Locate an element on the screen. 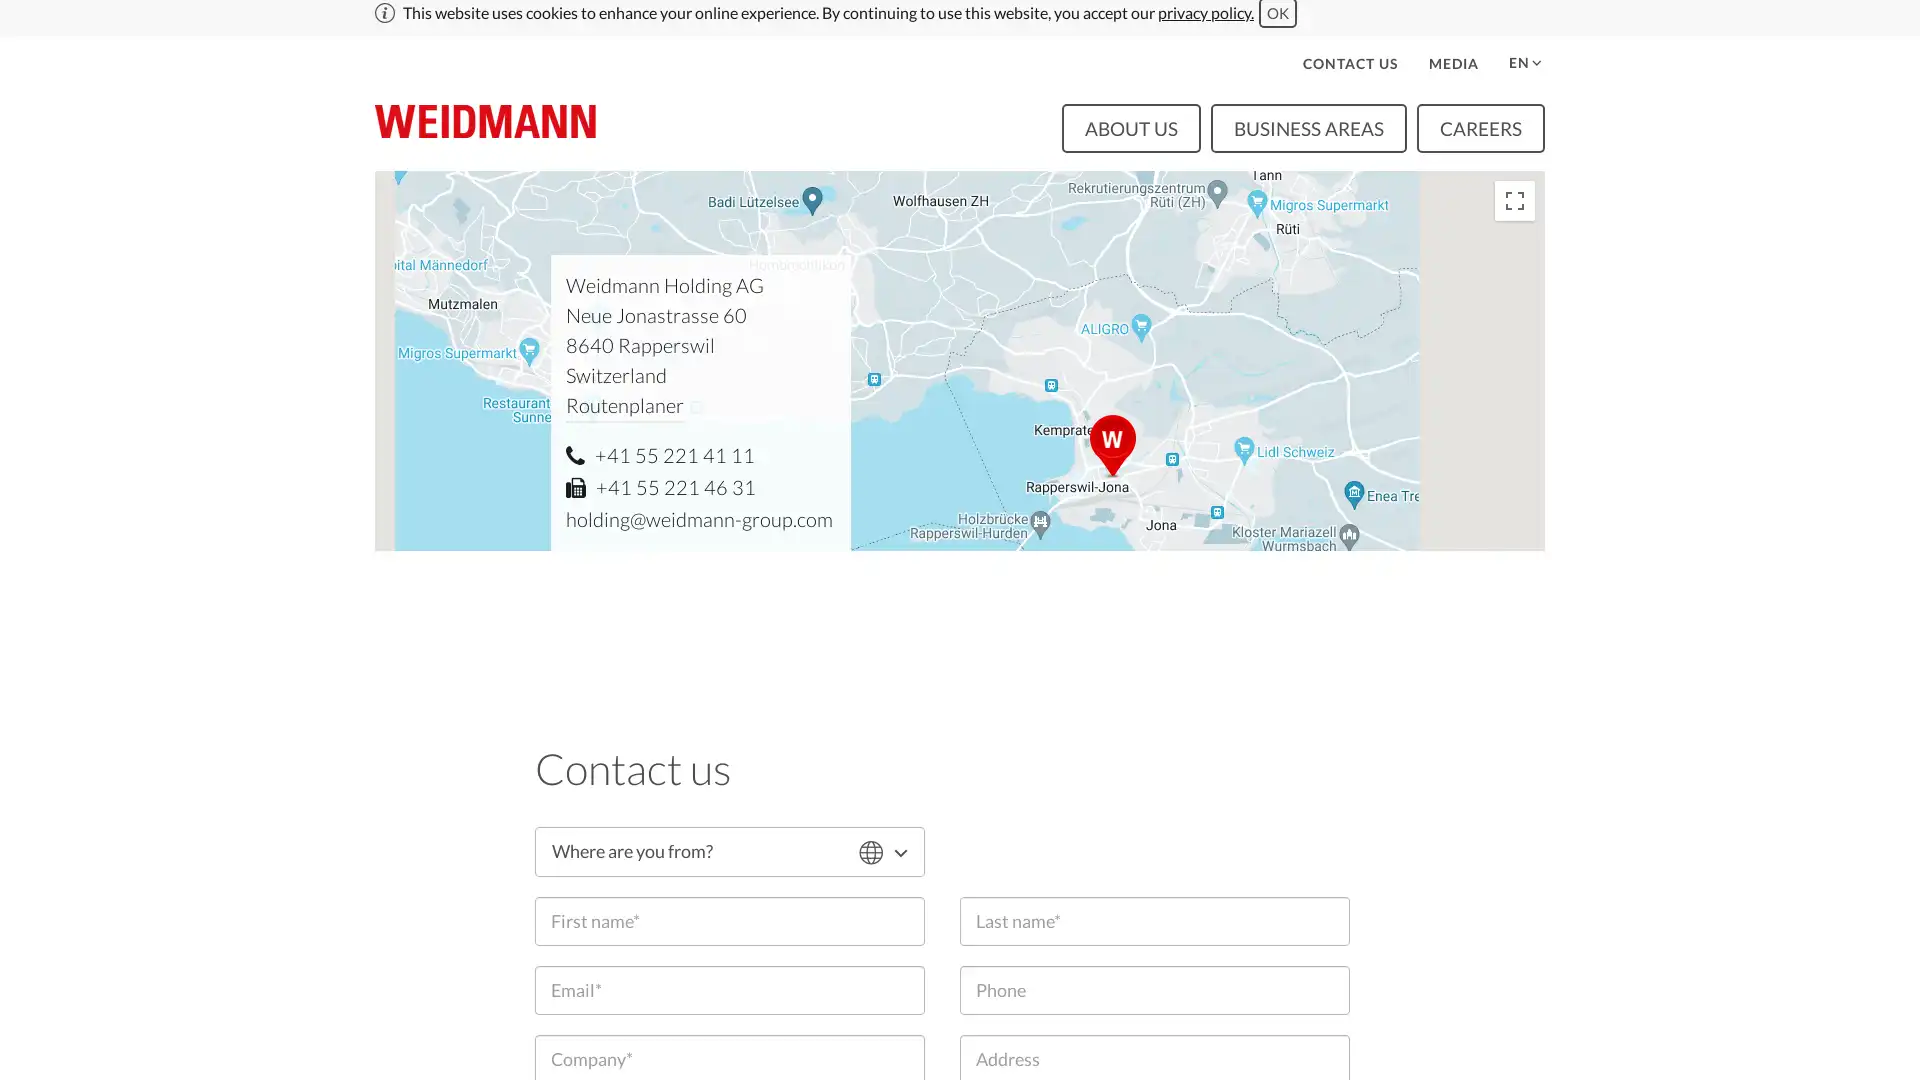  Zoom out is located at coordinates (1515, 688).